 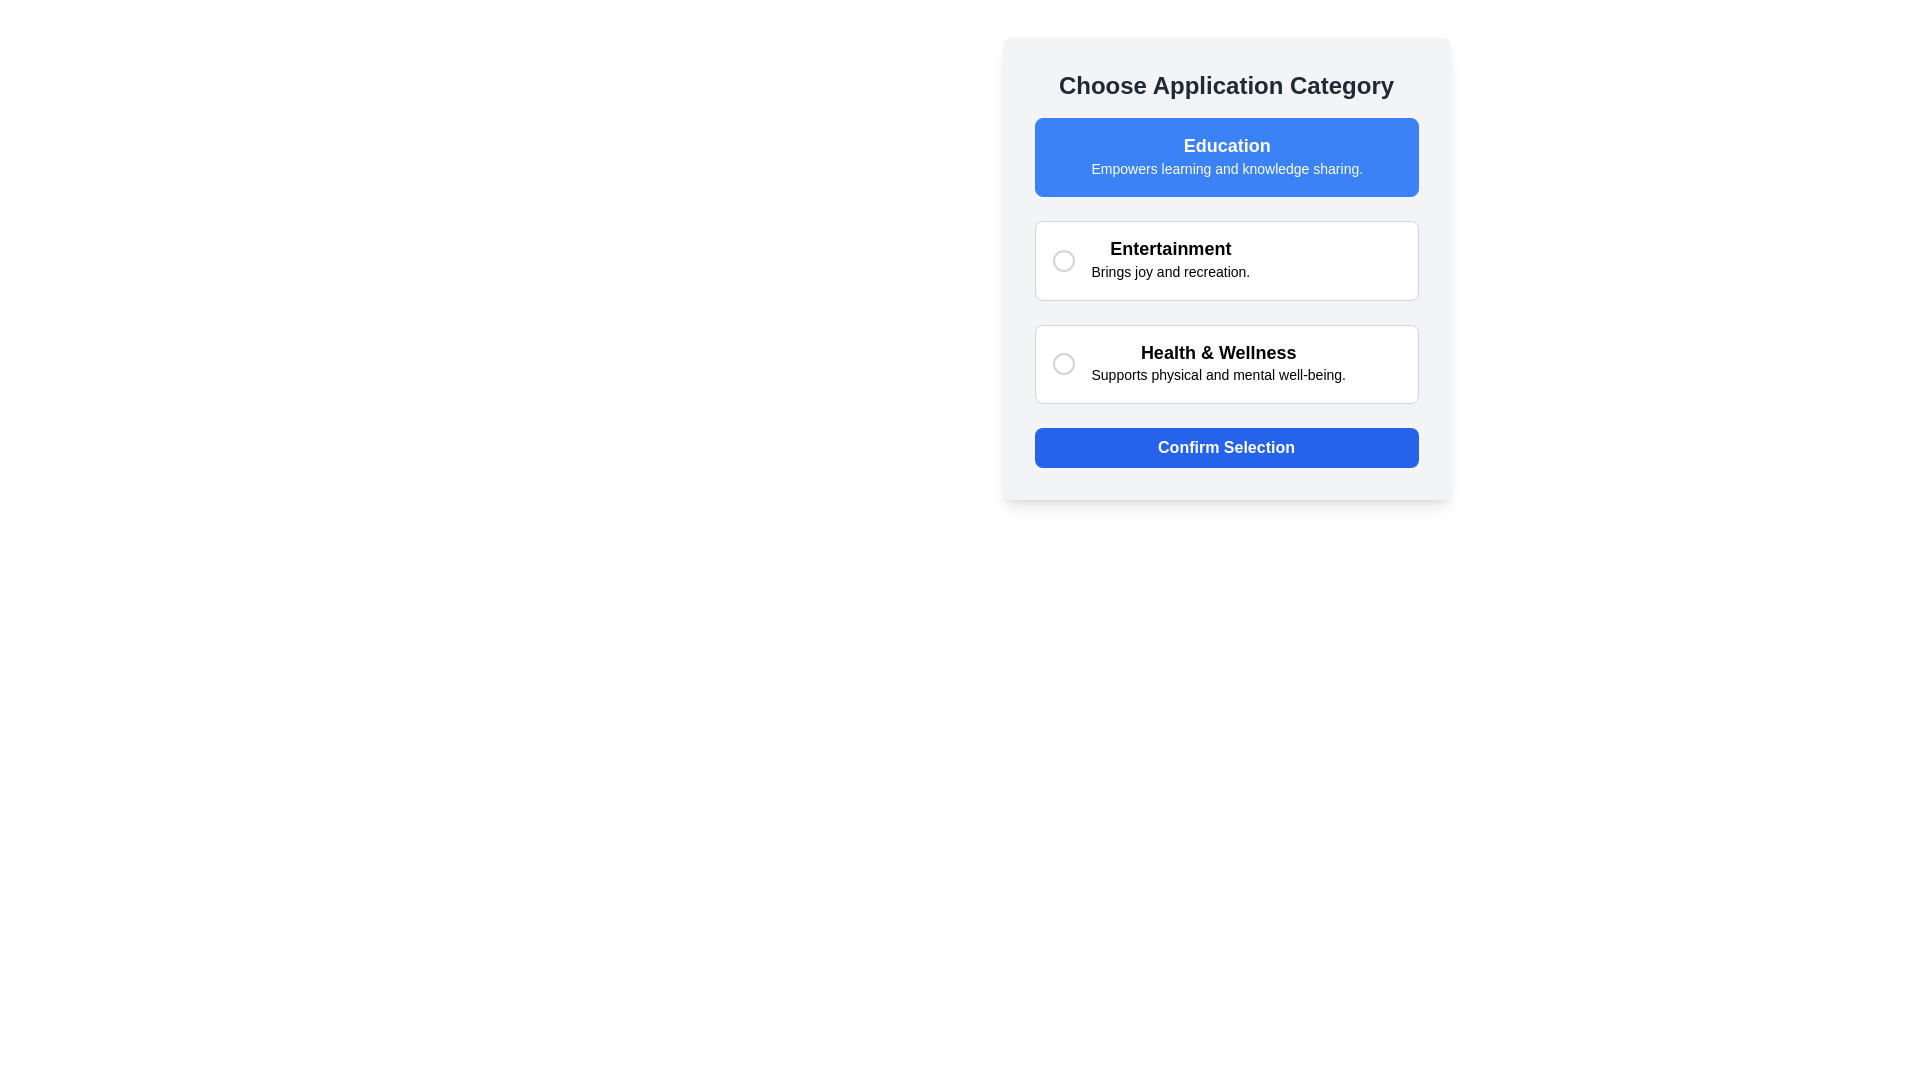 What do you see at coordinates (1170, 272) in the screenshot?
I see `the explanatory text label located beneath the 'Entertainment' title within the bordered card layout` at bounding box center [1170, 272].